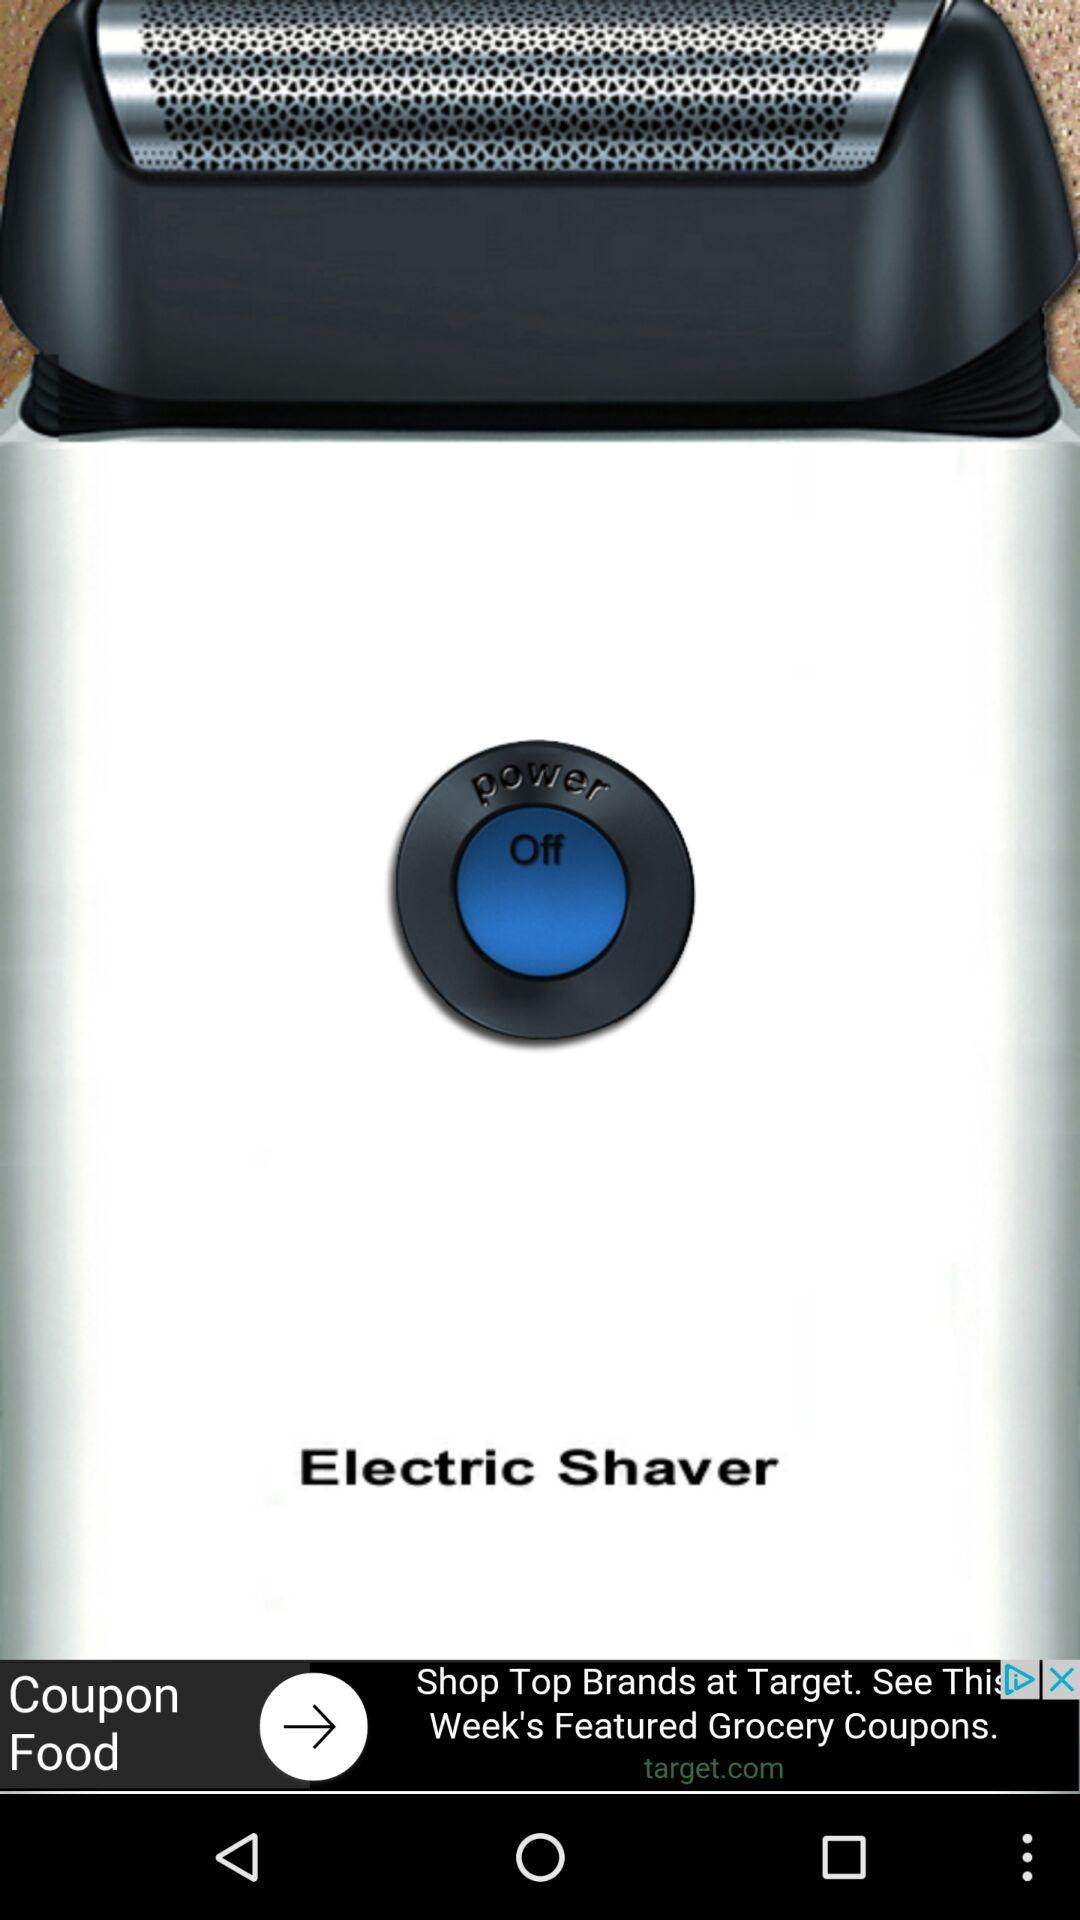 The width and height of the screenshot is (1080, 1920). I want to click on off batton, so click(540, 896).